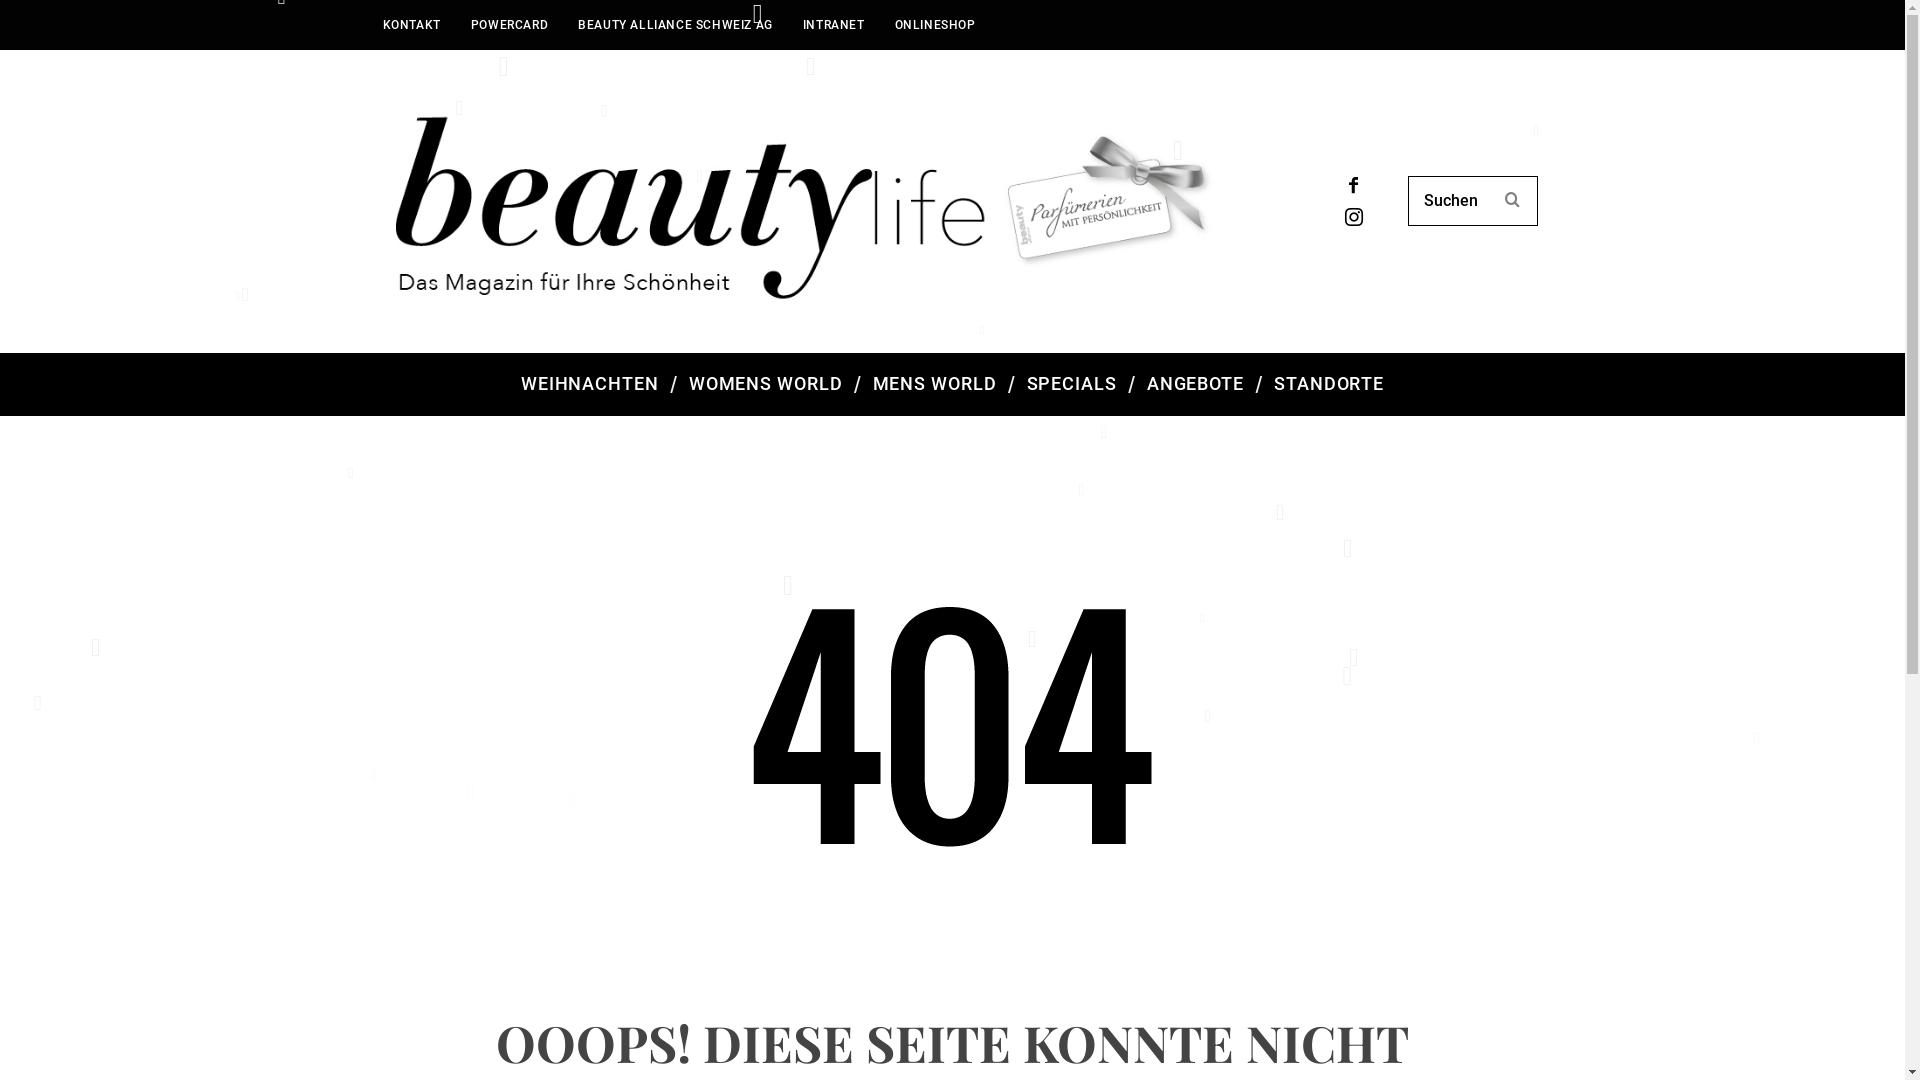  What do you see at coordinates (934, 384) in the screenshot?
I see `'MENS WORLD'` at bounding box center [934, 384].